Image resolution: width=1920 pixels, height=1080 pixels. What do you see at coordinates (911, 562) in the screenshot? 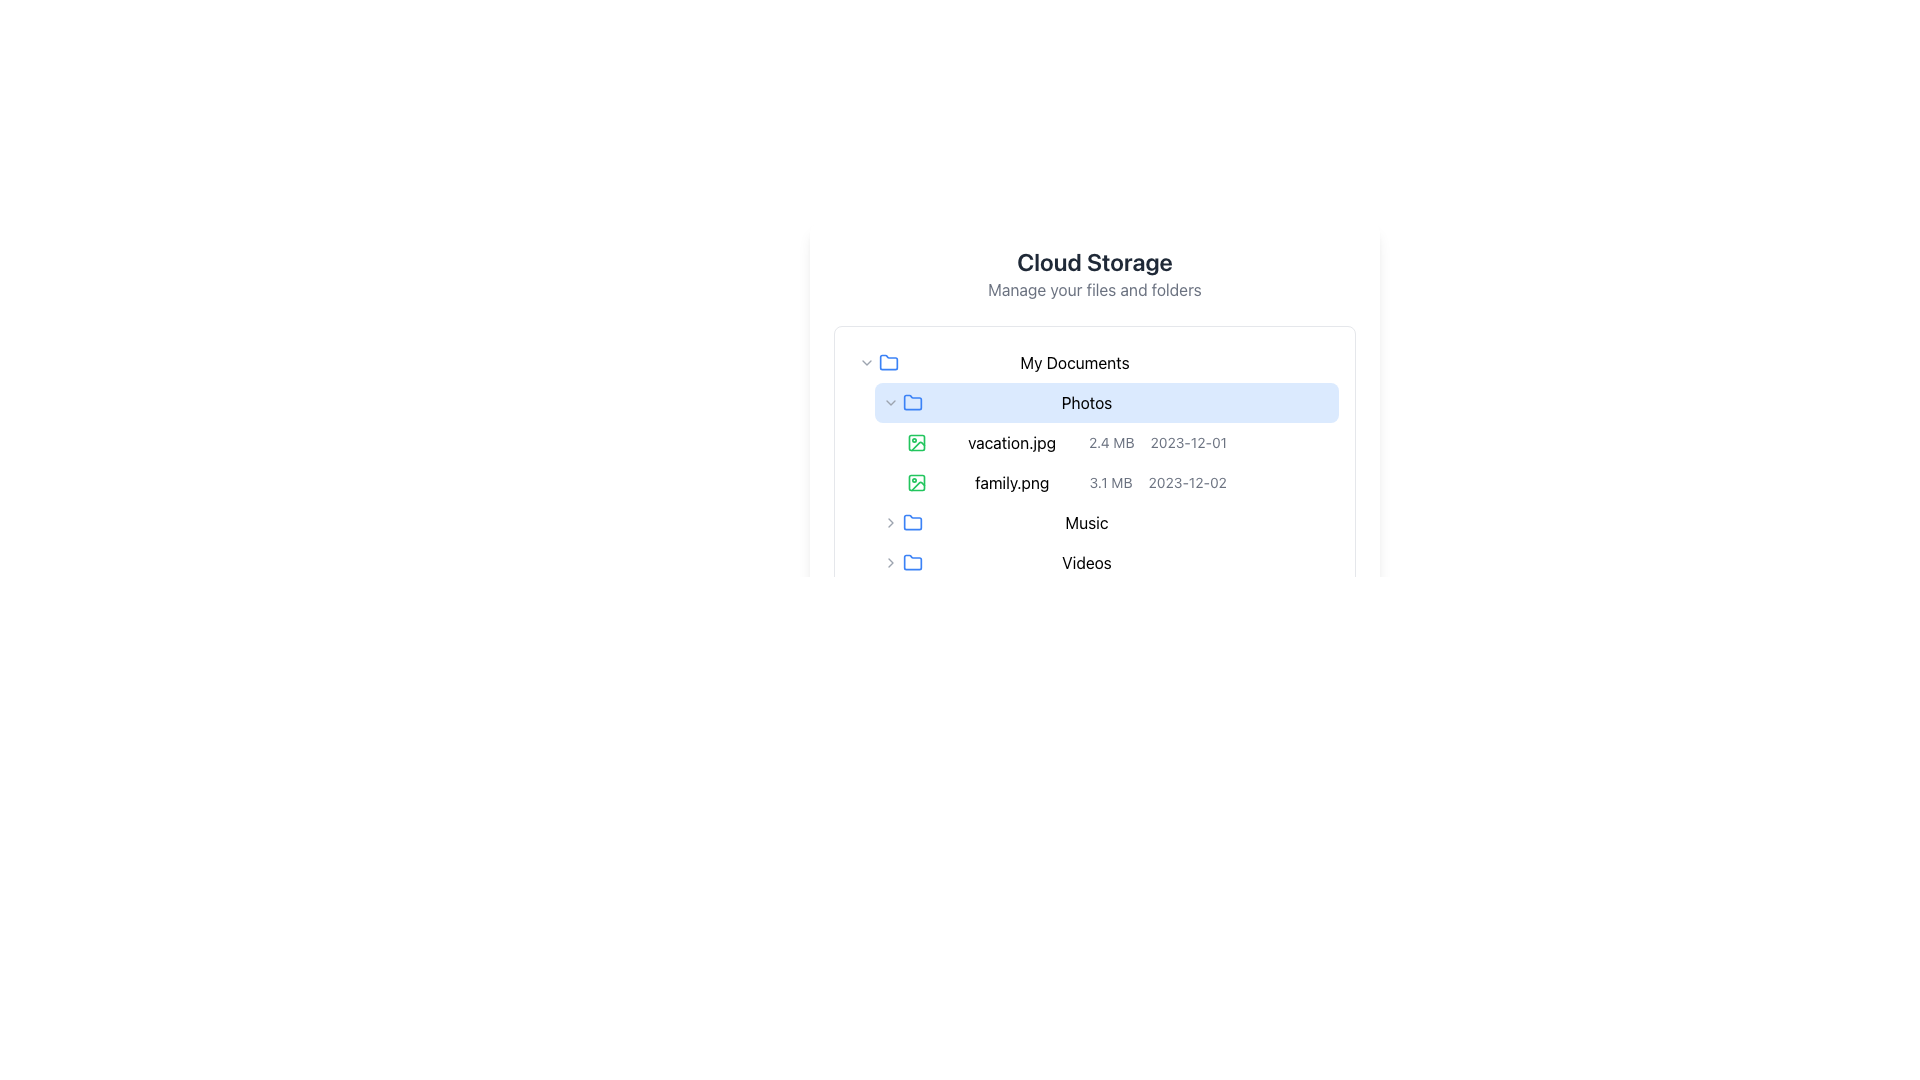
I see `the decorative part of the folder icon representing an expandable folder item in the 'Photos' list row under 'My Documents'` at bounding box center [911, 562].